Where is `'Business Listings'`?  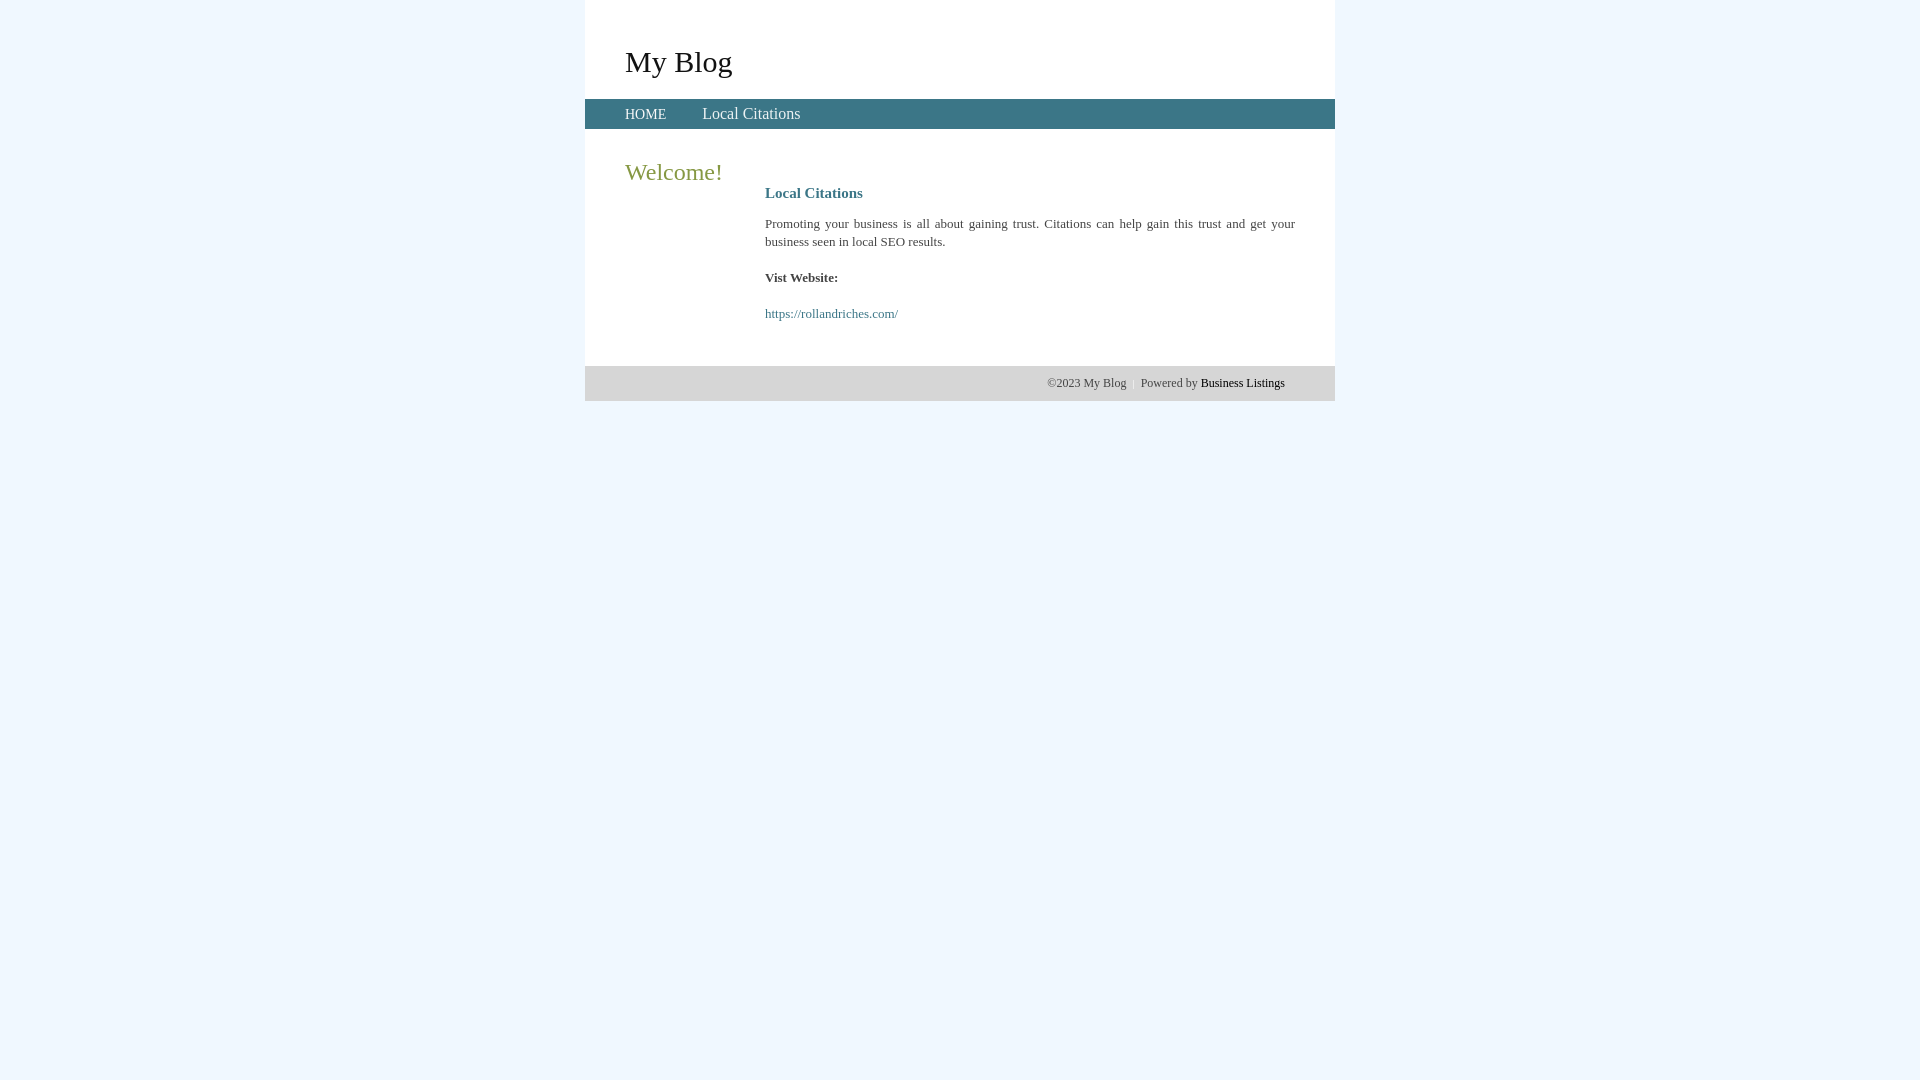
'Business Listings' is located at coordinates (1242, 382).